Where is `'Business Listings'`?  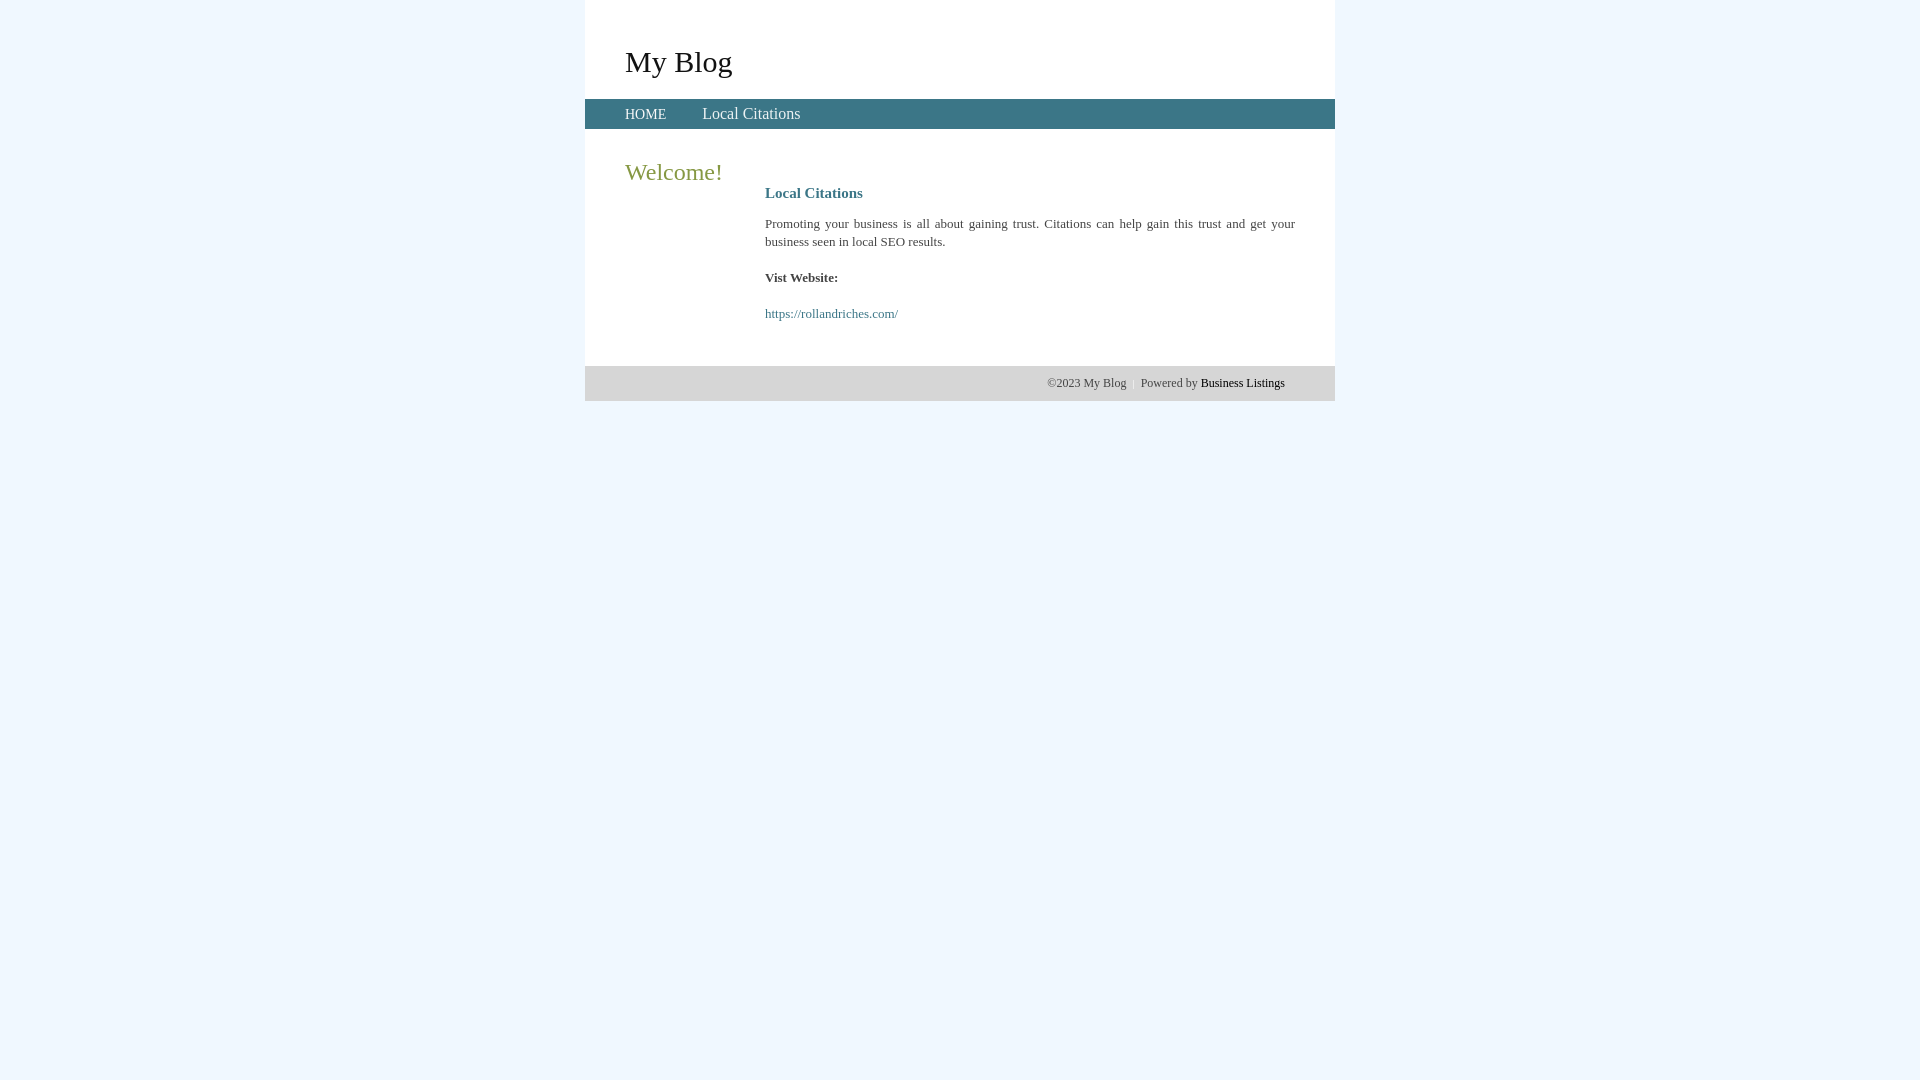
'Business Listings' is located at coordinates (1242, 382).